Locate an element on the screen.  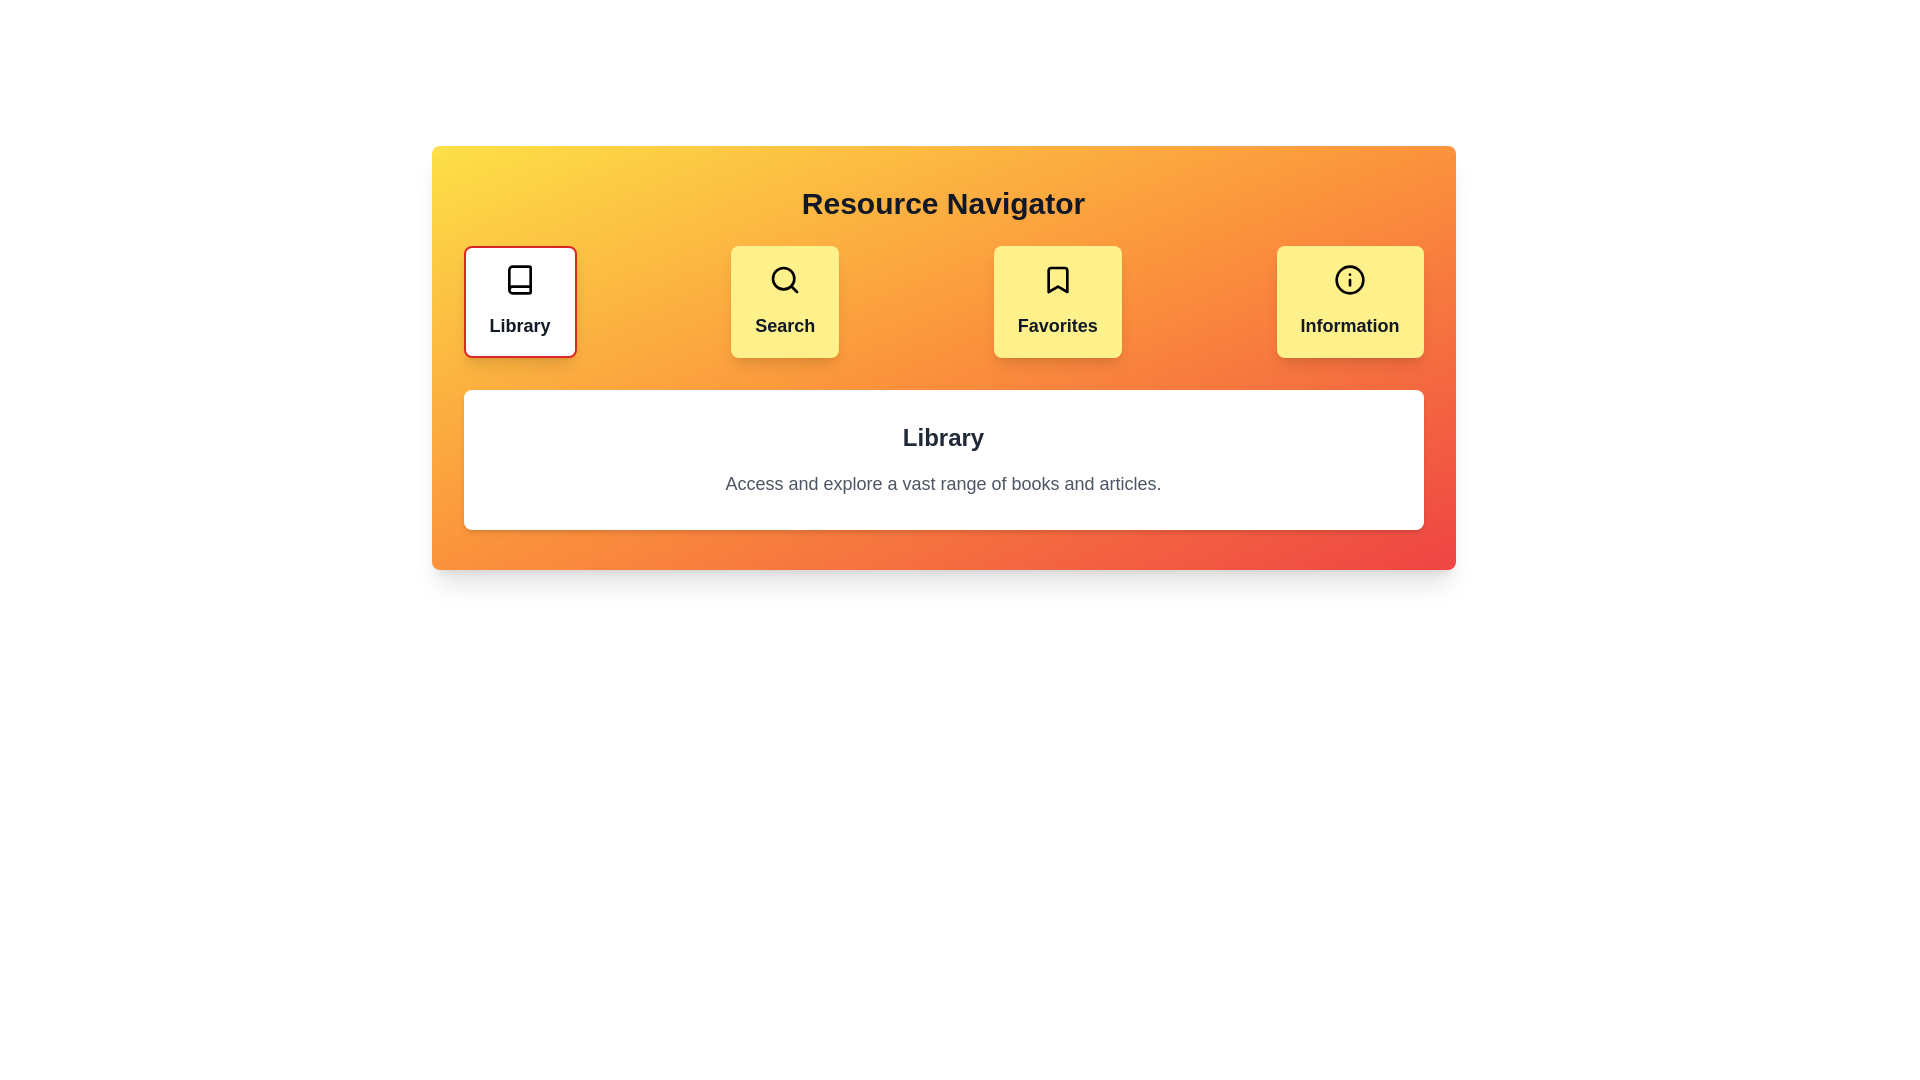
the tab labeled Library to switch to that tab is located at coordinates (519, 301).